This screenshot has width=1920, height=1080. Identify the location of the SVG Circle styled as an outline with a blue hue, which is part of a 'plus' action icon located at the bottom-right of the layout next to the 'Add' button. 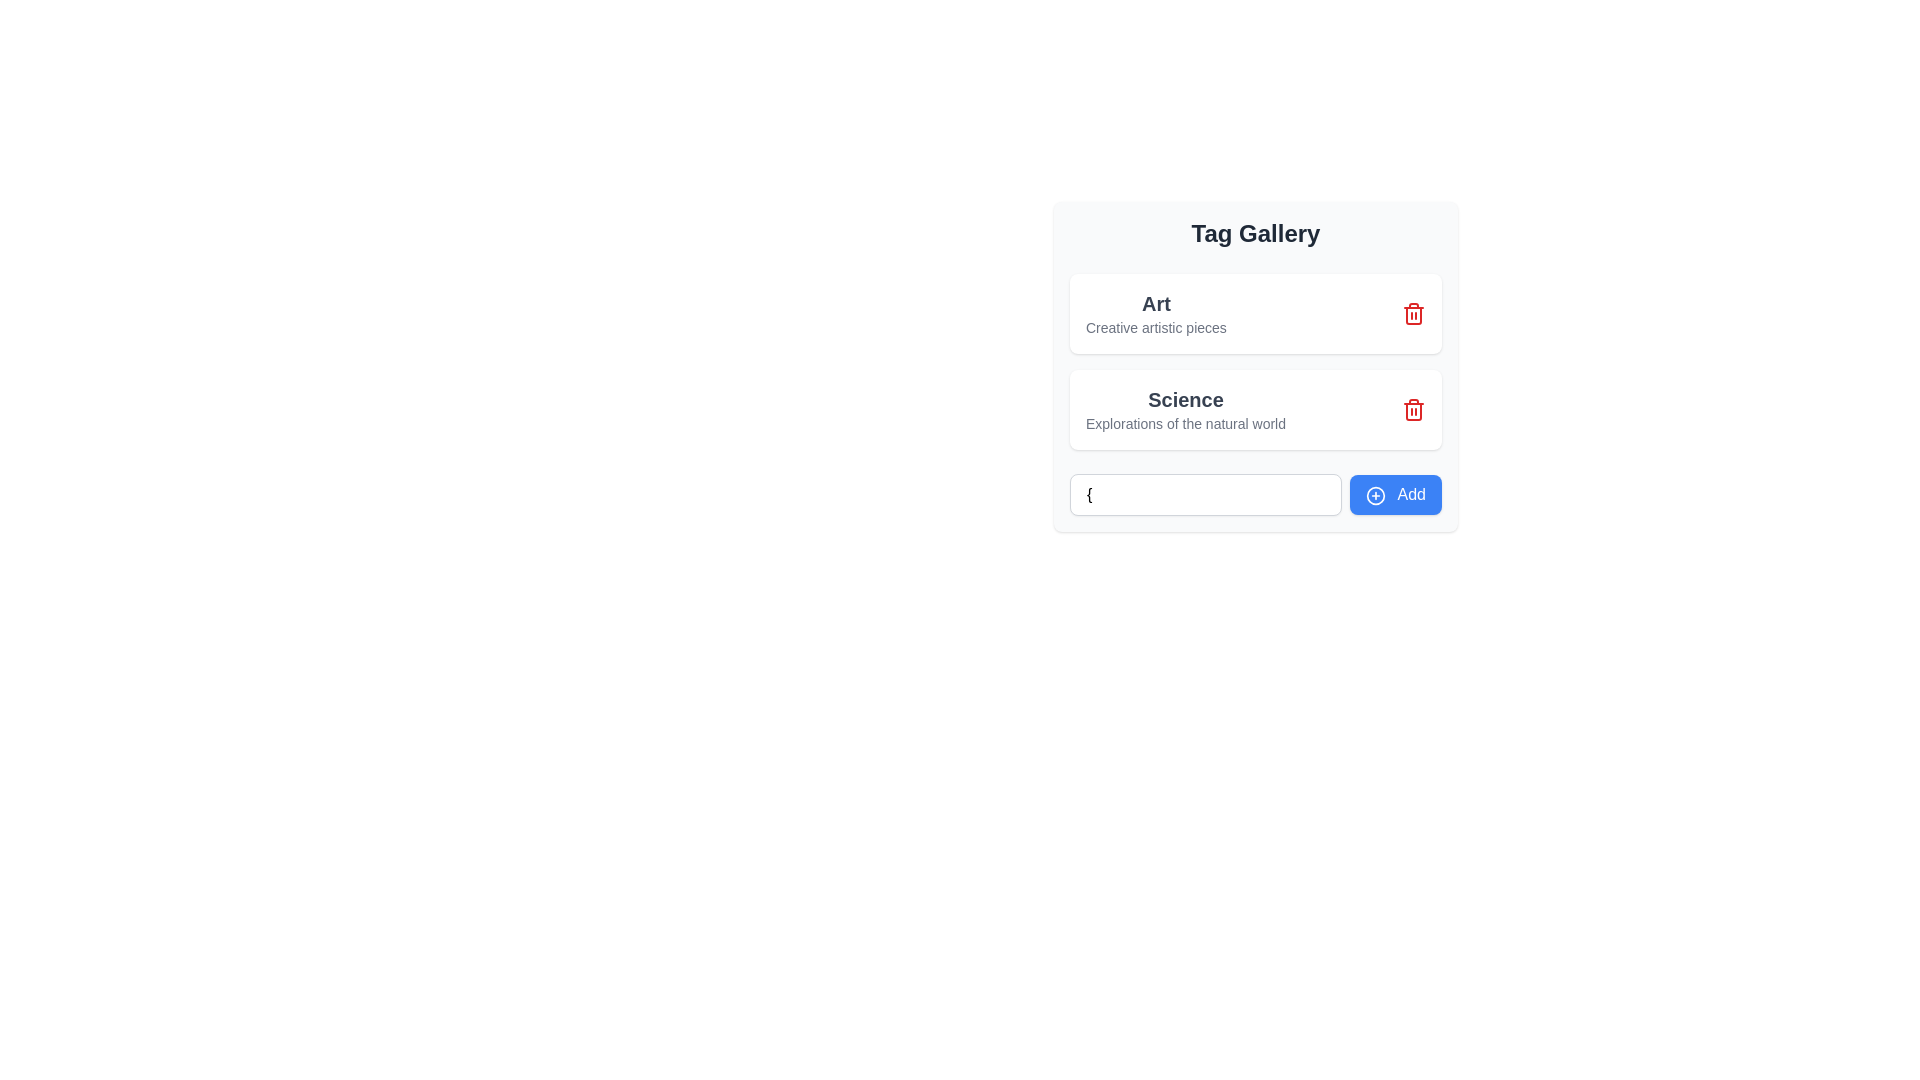
(1375, 495).